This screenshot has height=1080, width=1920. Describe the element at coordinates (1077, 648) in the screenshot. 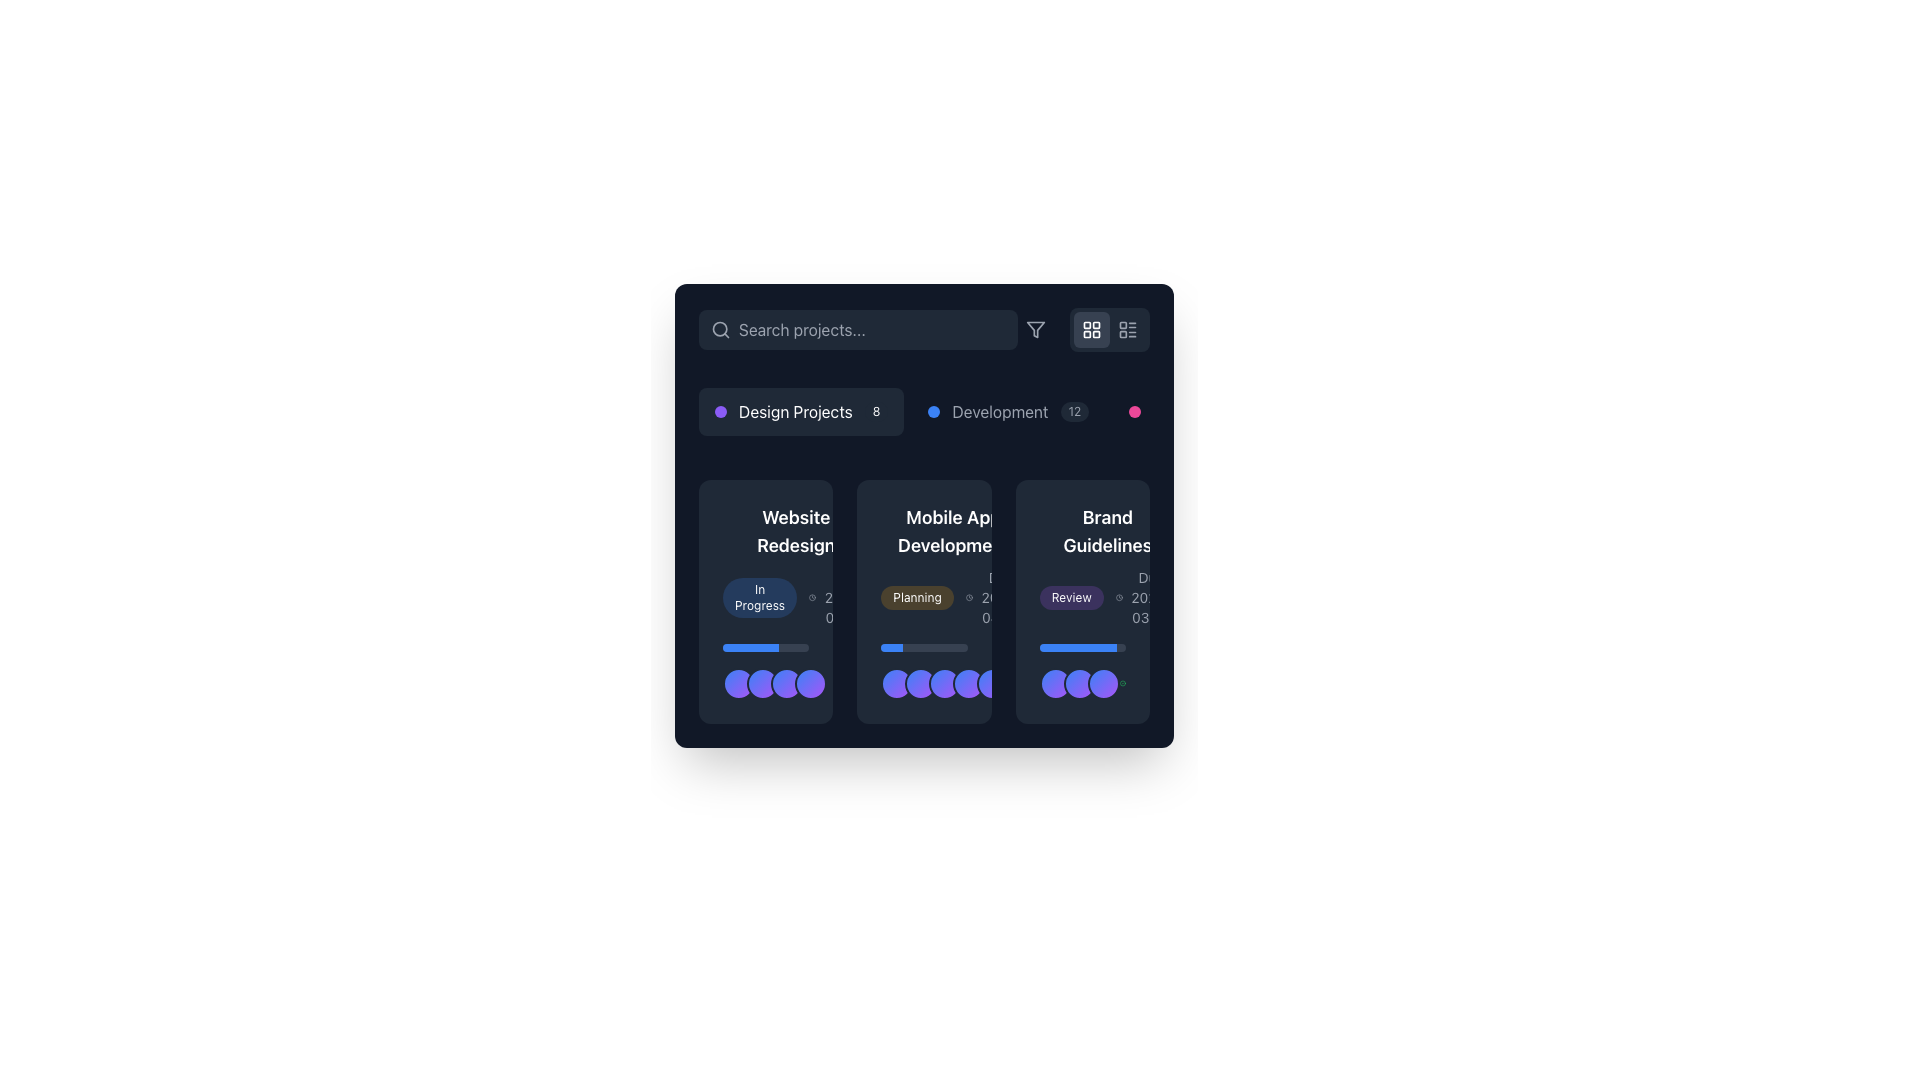

I see `the progress bar located within the third card in the interface, which visually indicates progress or percentage completion beneath the 'Review' section` at that location.